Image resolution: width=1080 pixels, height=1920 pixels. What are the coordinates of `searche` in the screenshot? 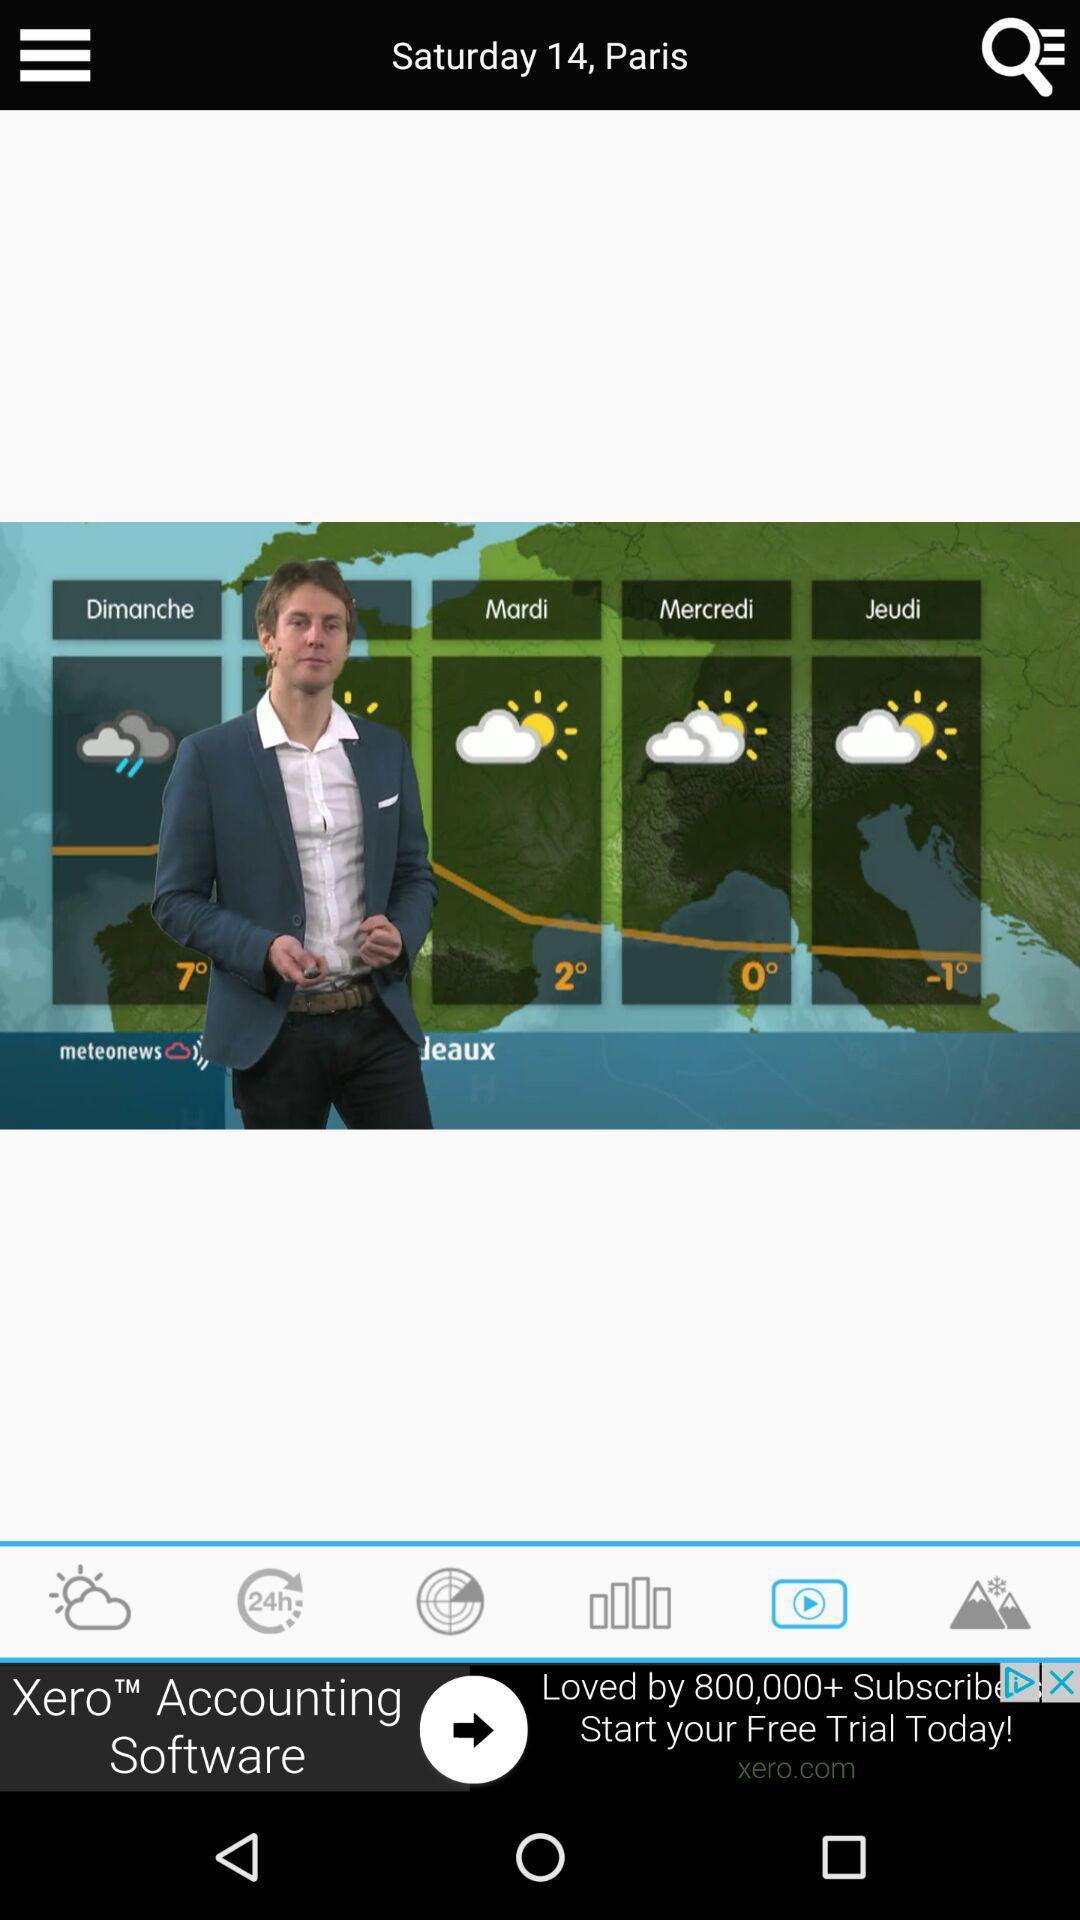 It's located at (1024, 55).